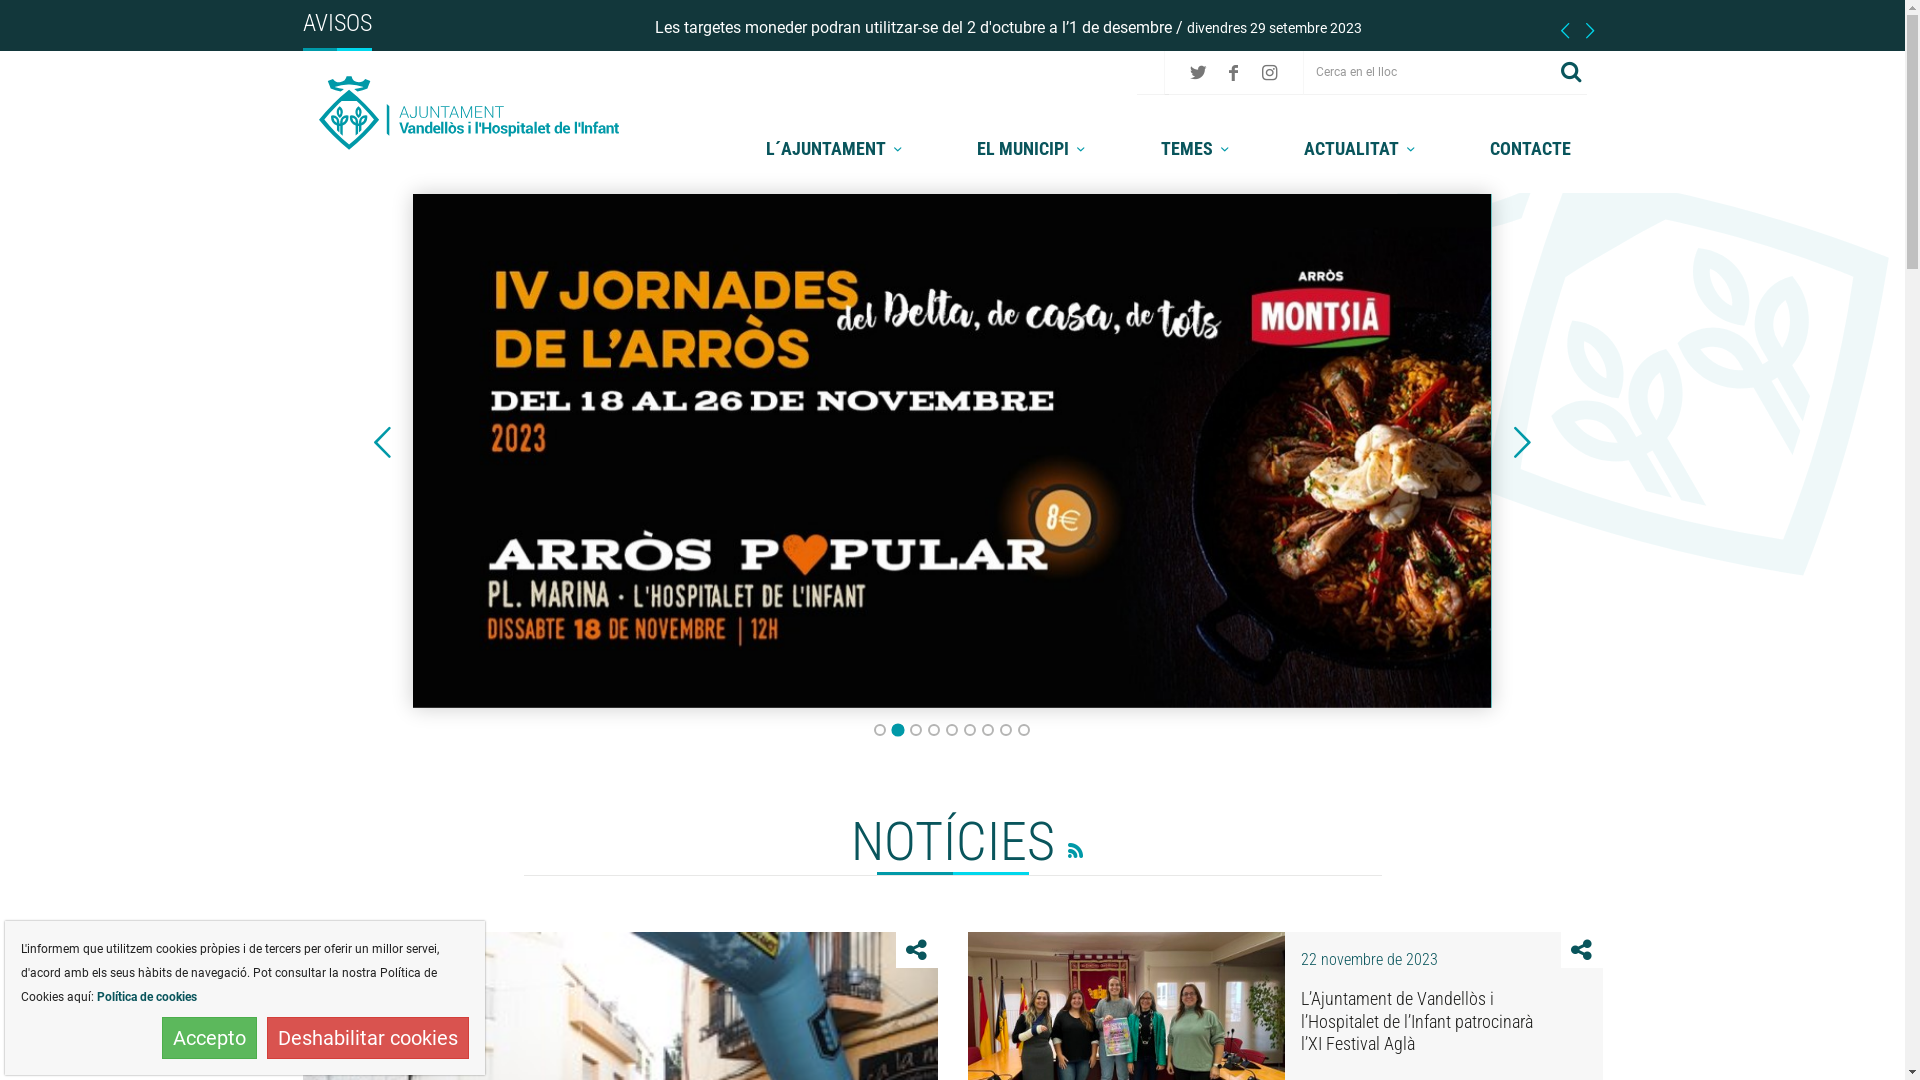 This screenshot has height=1080, width=1920. Describe the element at coordinates (969, 729) in the screenshot. I see `'6'` at that location.